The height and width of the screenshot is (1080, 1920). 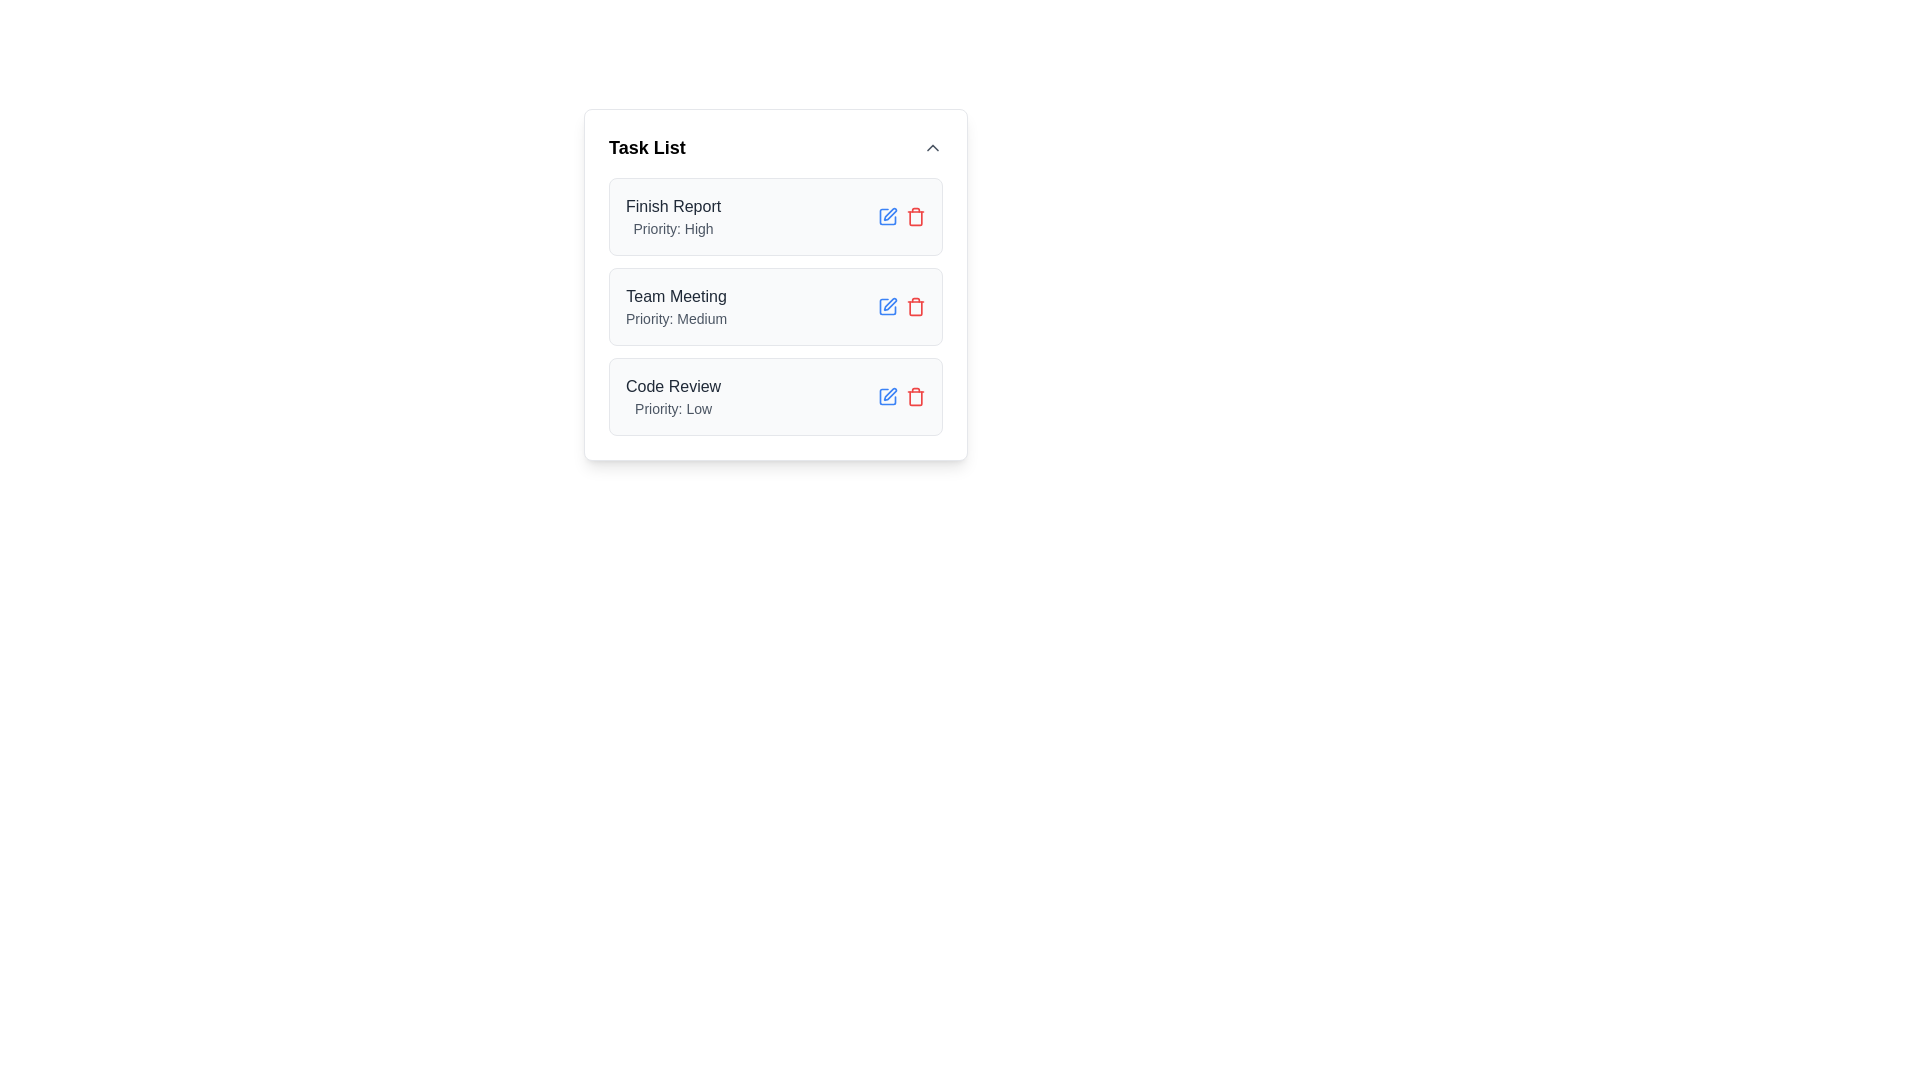 I want to click on the second item in the 'Task List', so click(x=775, y=307).